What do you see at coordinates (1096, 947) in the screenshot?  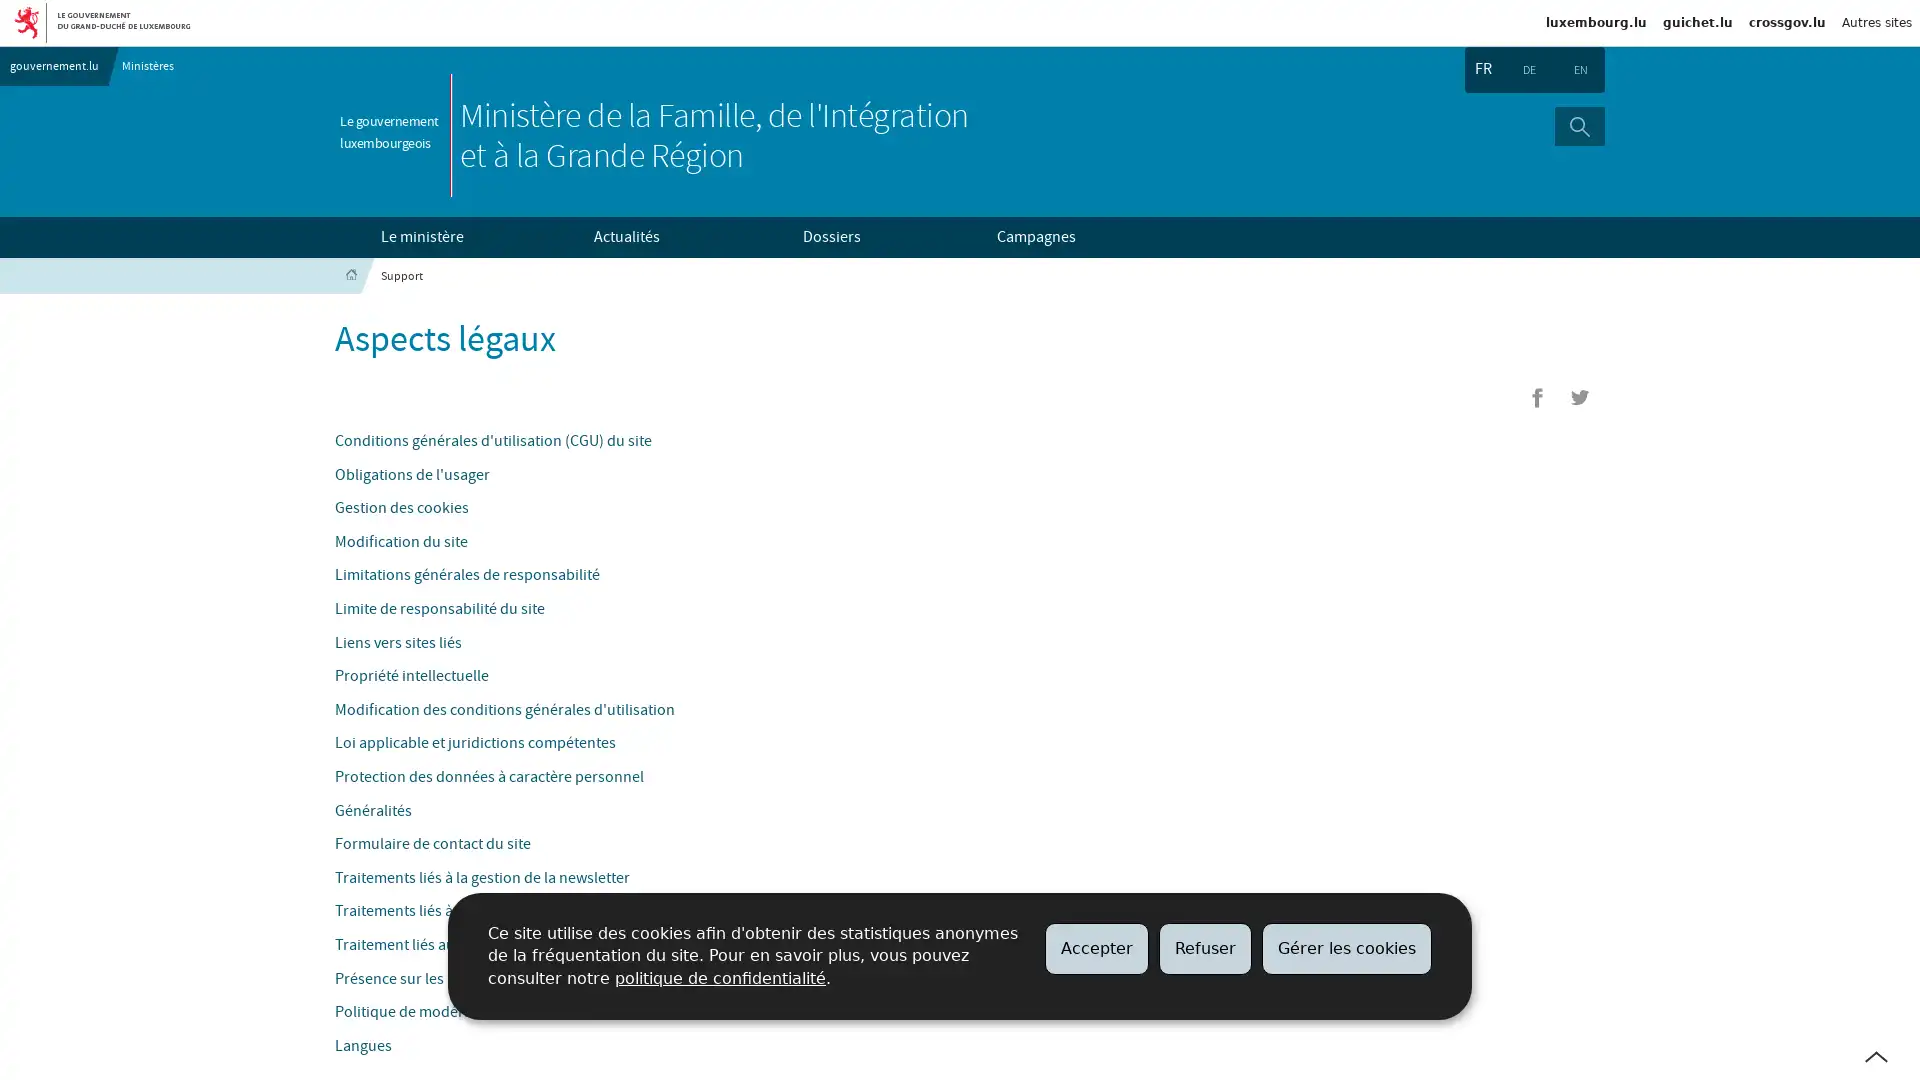 I see `Accepter` at bounding box center [1096, 947].